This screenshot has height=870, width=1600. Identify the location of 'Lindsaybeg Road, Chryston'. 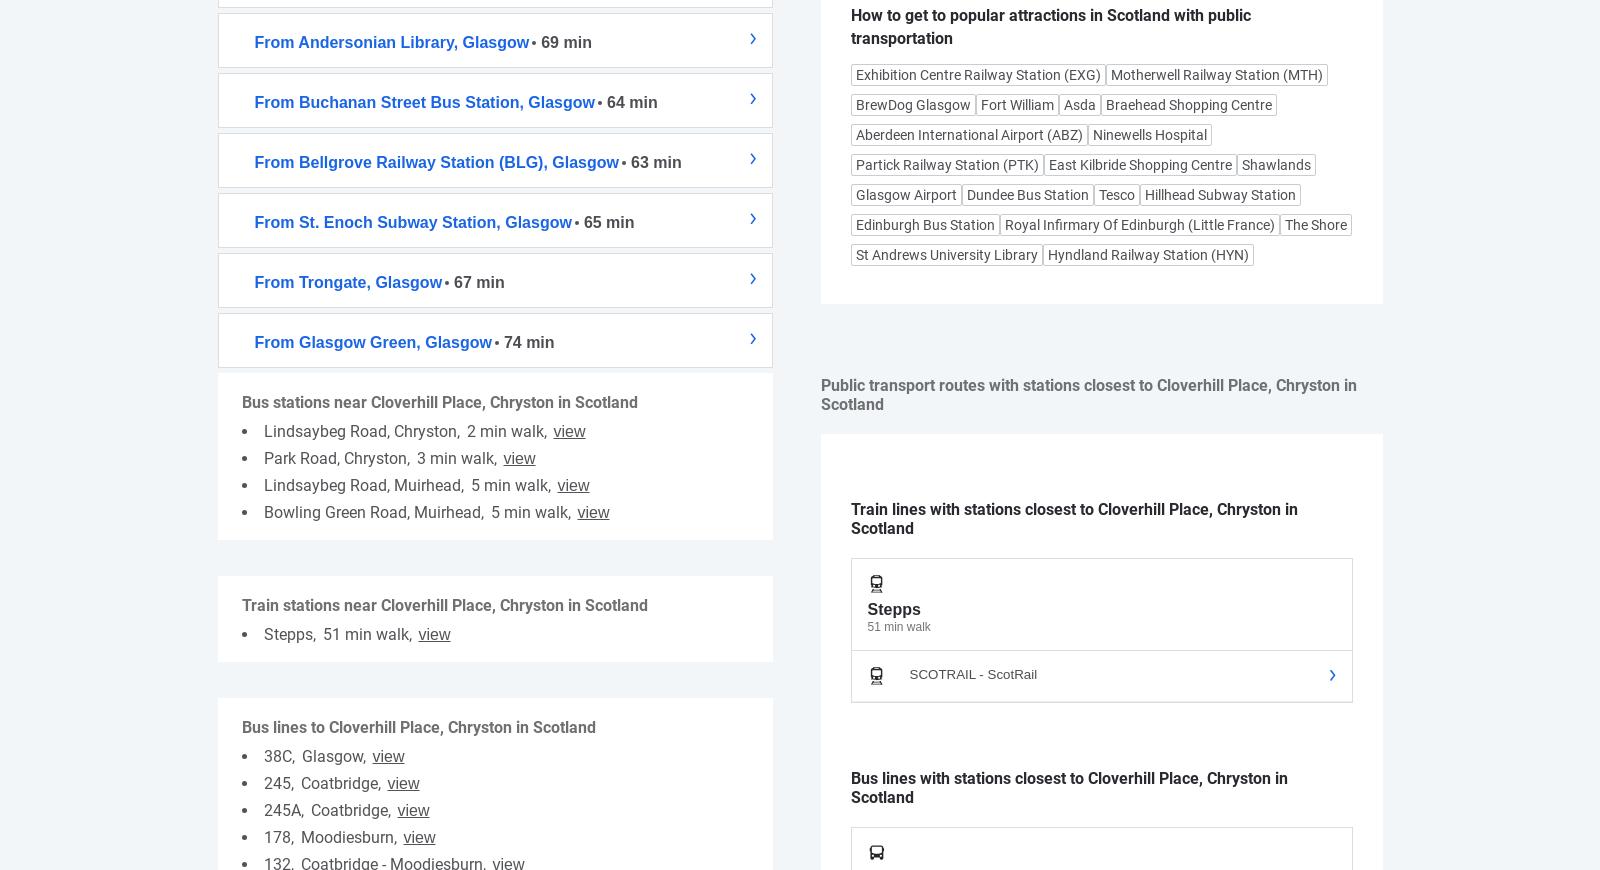
(263, 430).